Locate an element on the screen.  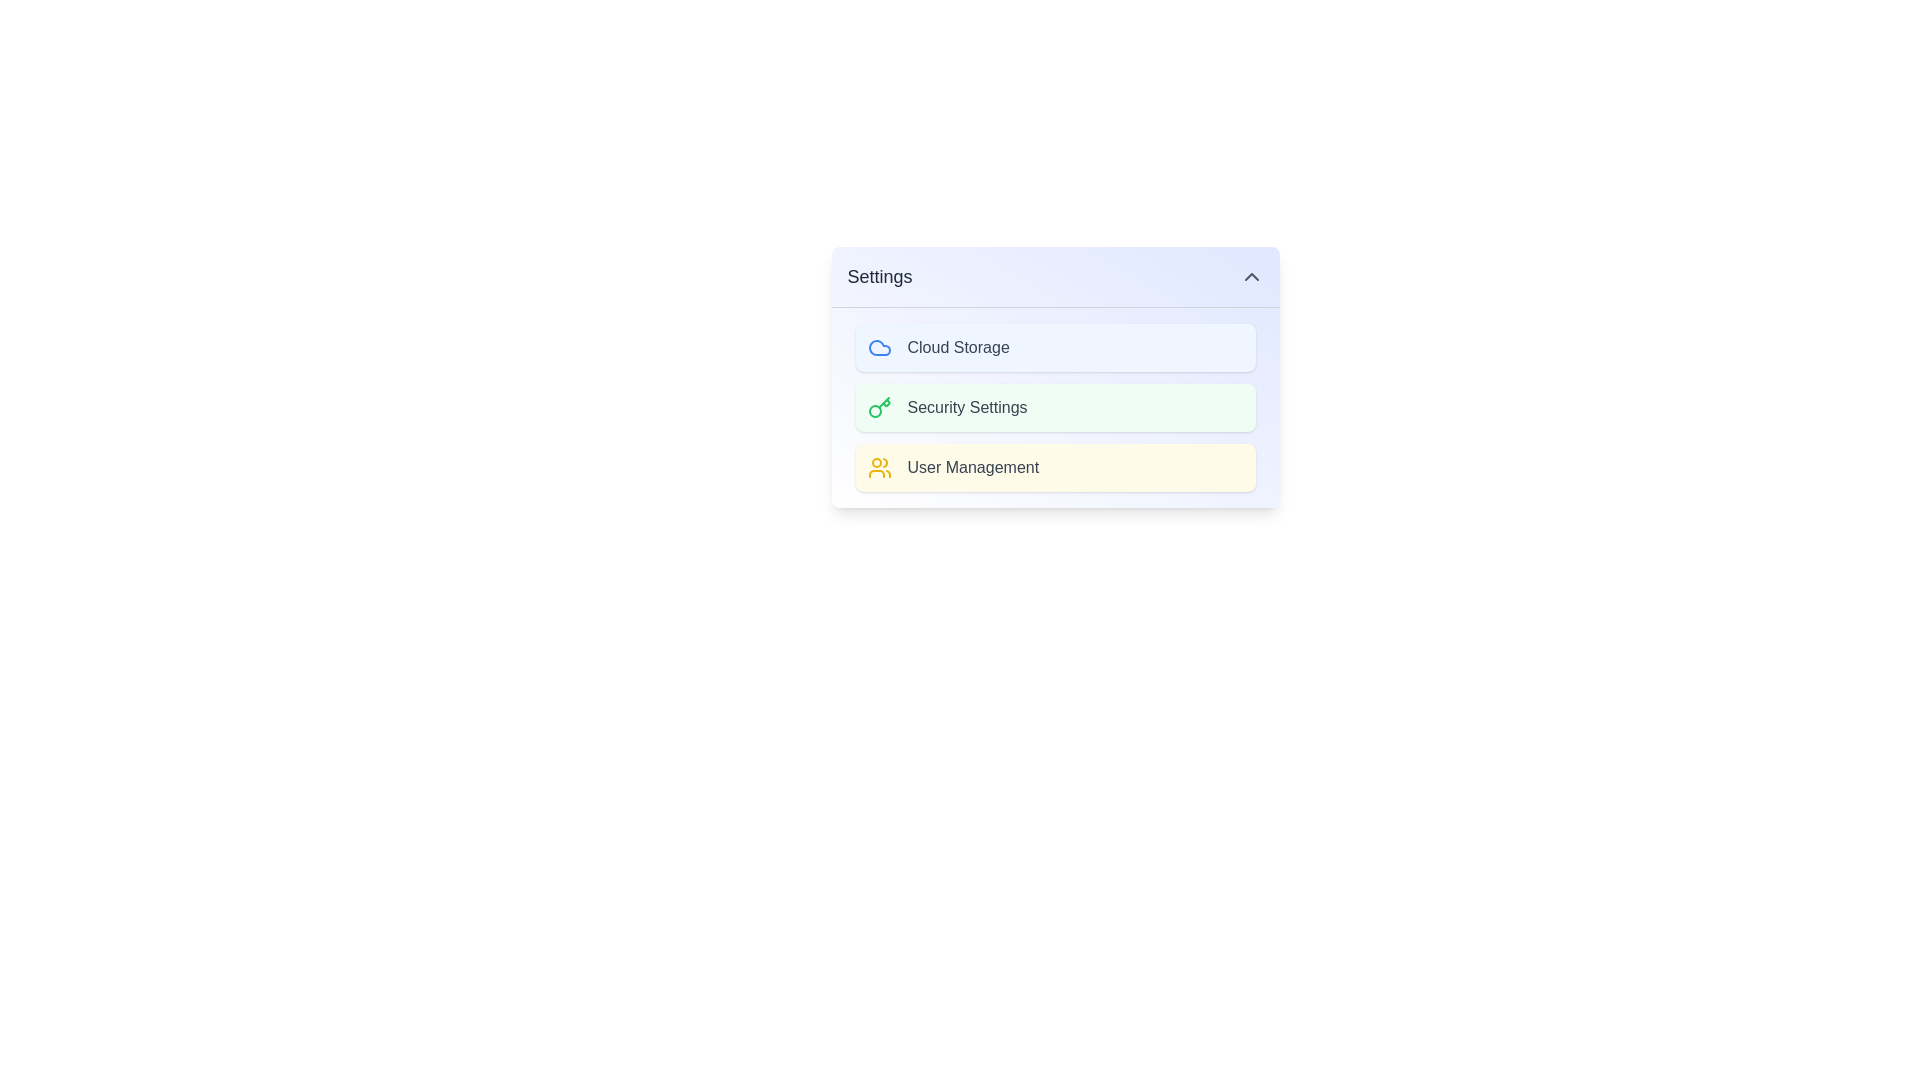
the 'Security Settings' button, which is the second button in a vertical list of three buttons, located below the 'Cloud Storage' button and above the 'User Management' button is located at coordinates (1054, 407).